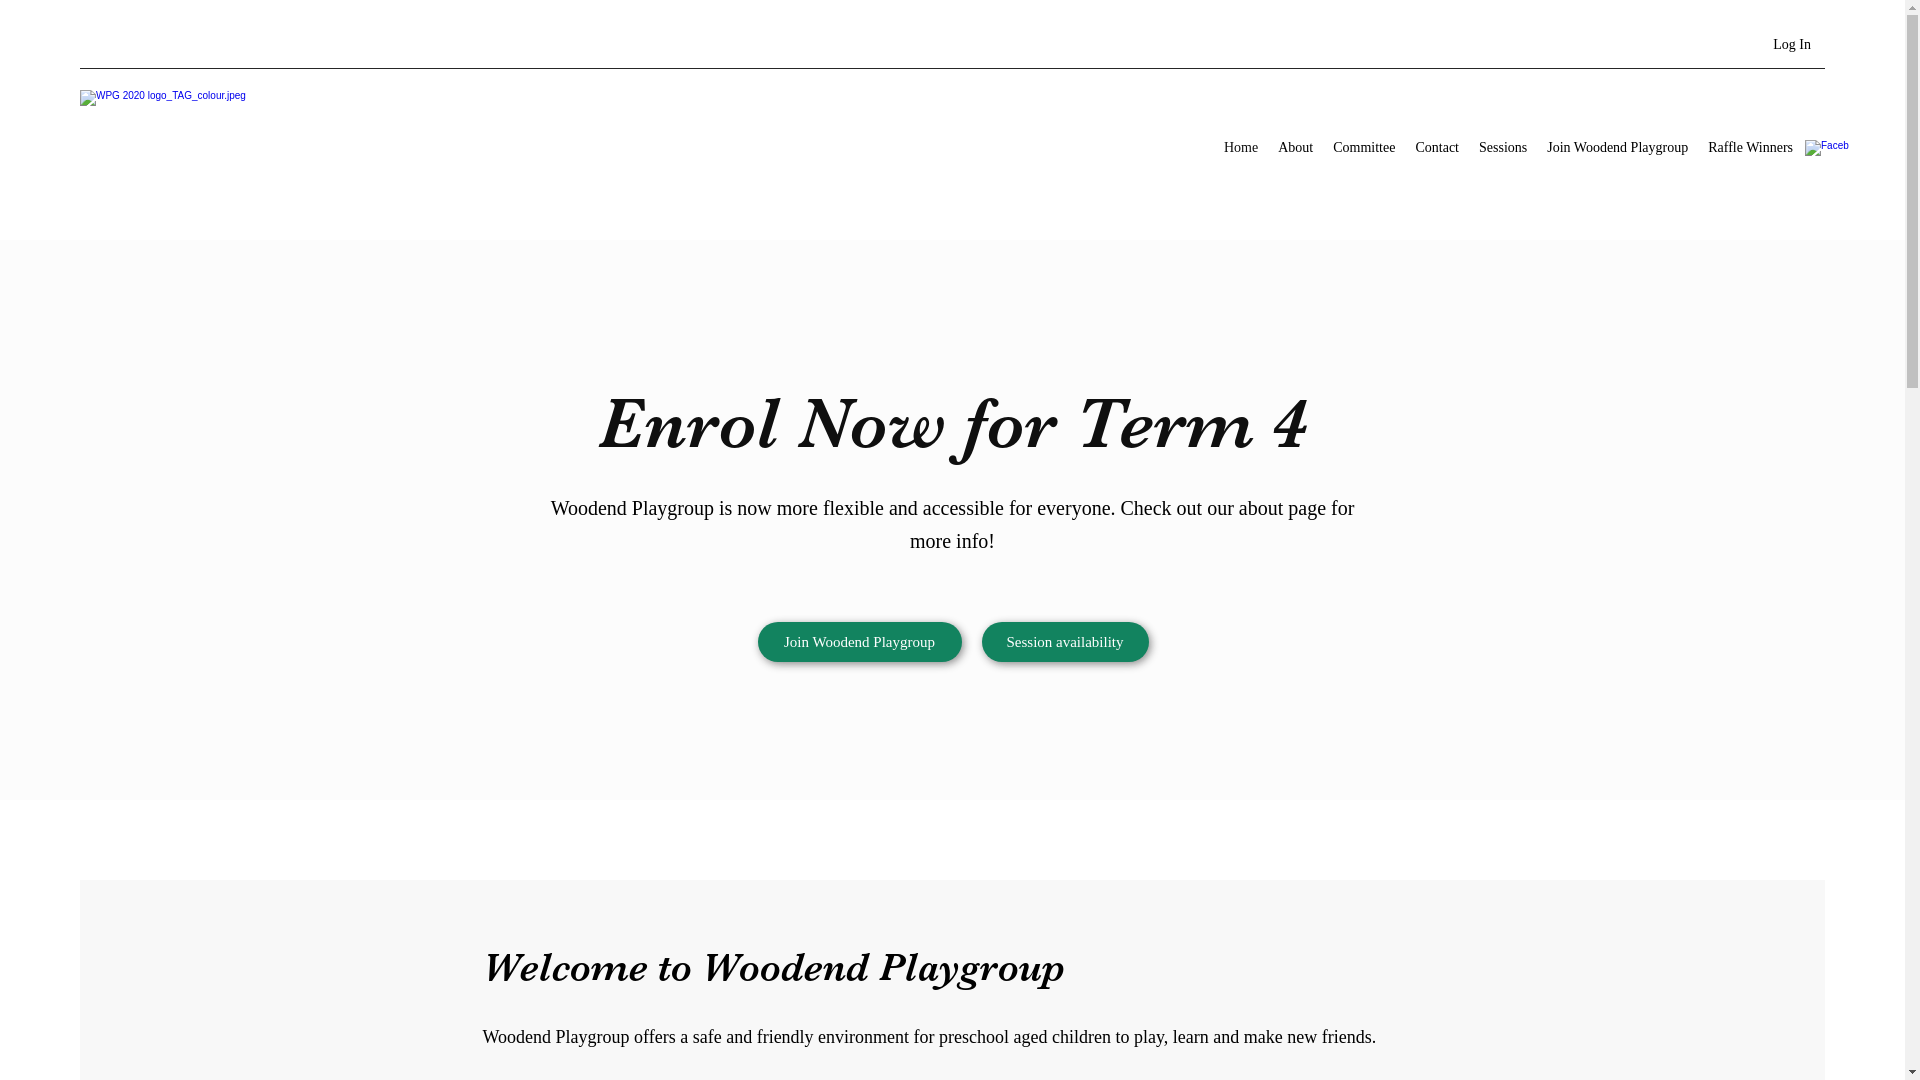 This screenshot has height=1080, width=1920. What do you see at coordinates (1295, 149) in the screenshot?
I see `'About'` at bounding box center [1295, 149].